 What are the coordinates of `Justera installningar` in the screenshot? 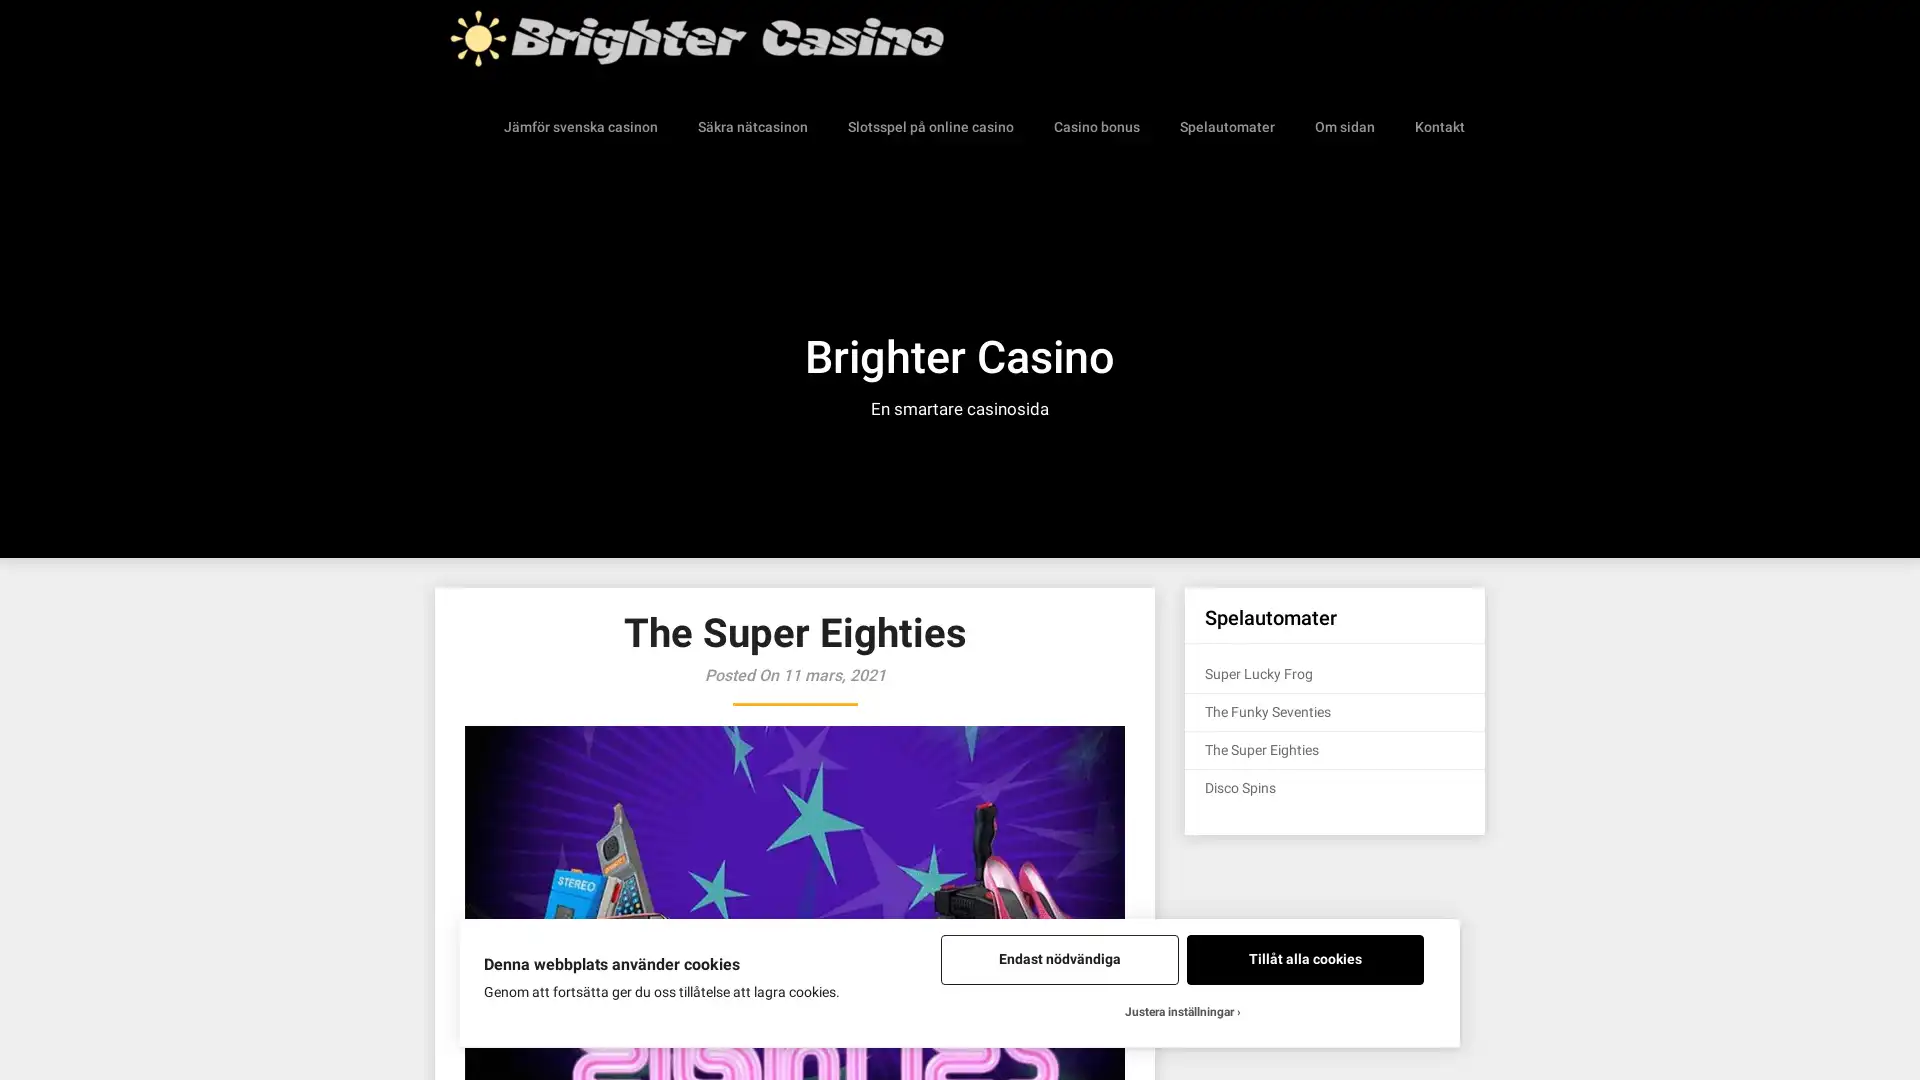 It's located at (1182, 1011).